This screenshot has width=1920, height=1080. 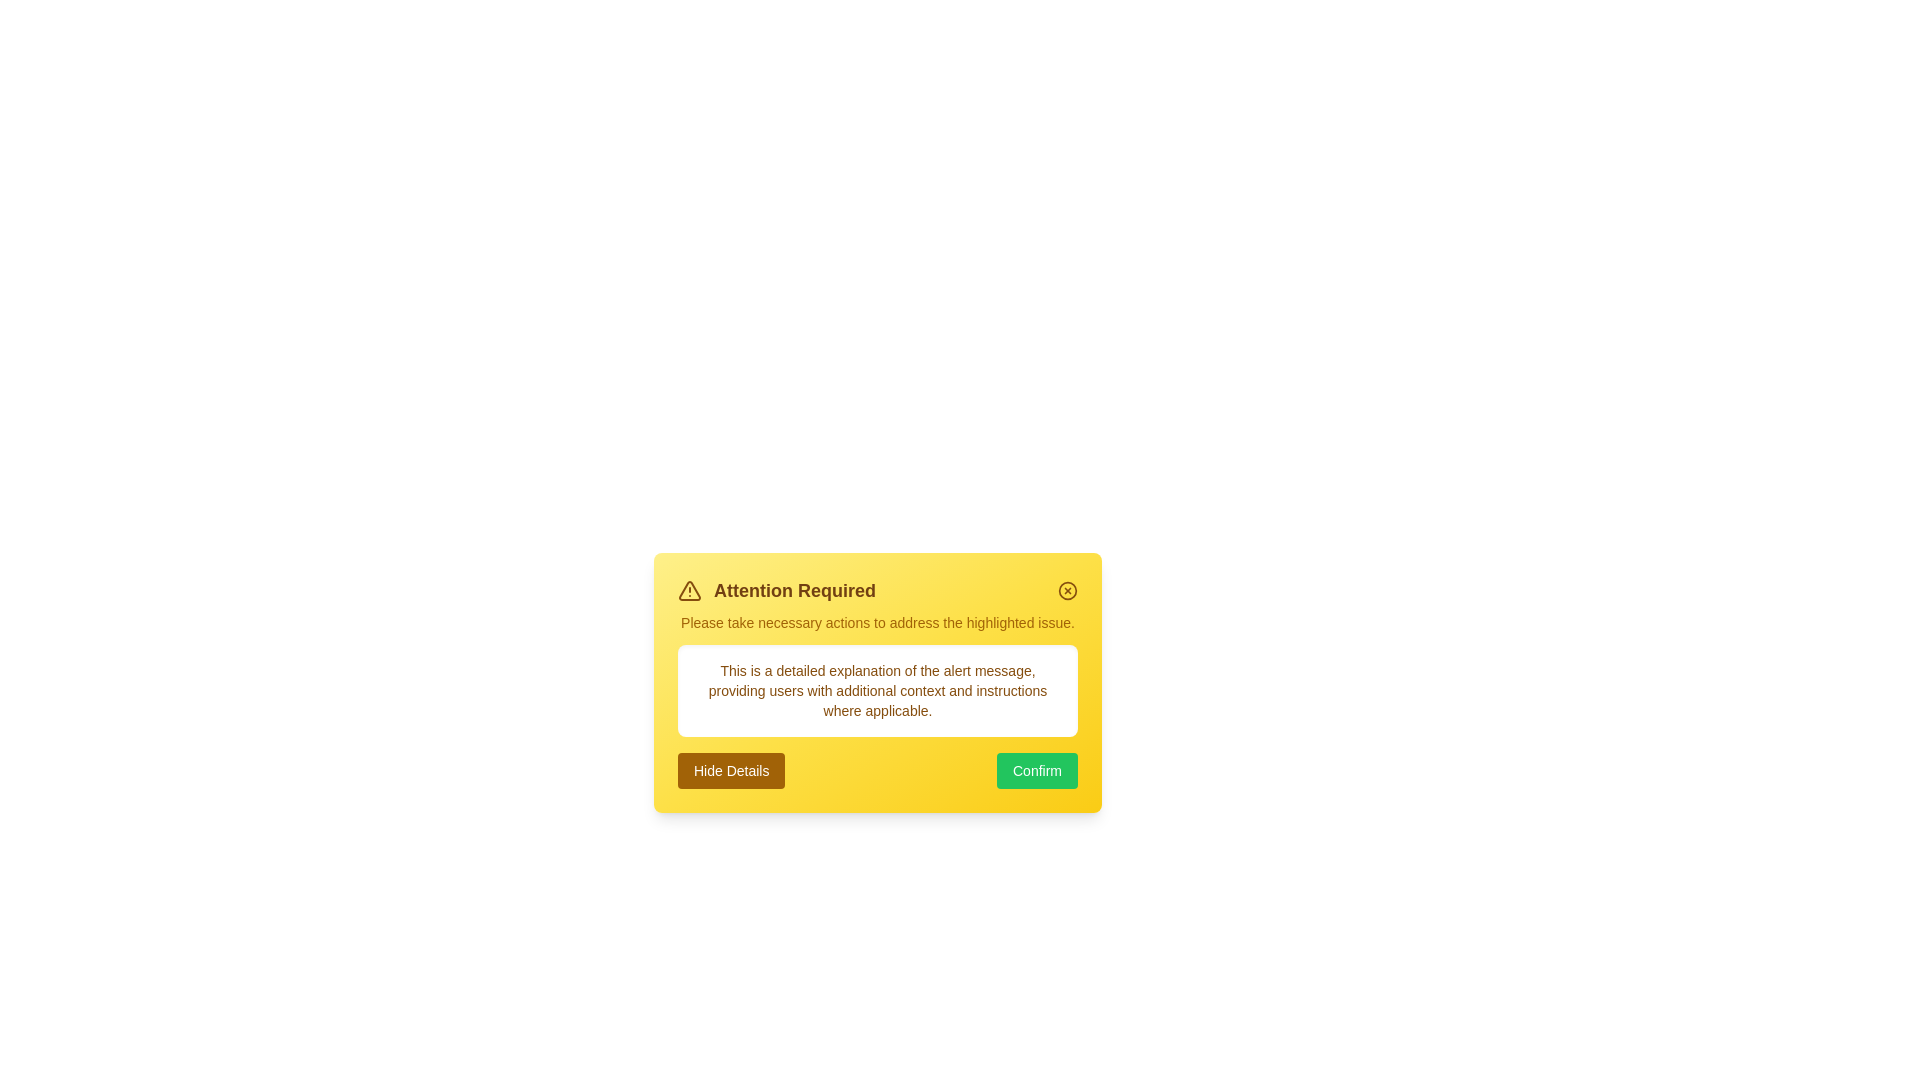 I want to click on the close button in the top-right corner of the alert to dismiss it, so click(x=1067, y=589).